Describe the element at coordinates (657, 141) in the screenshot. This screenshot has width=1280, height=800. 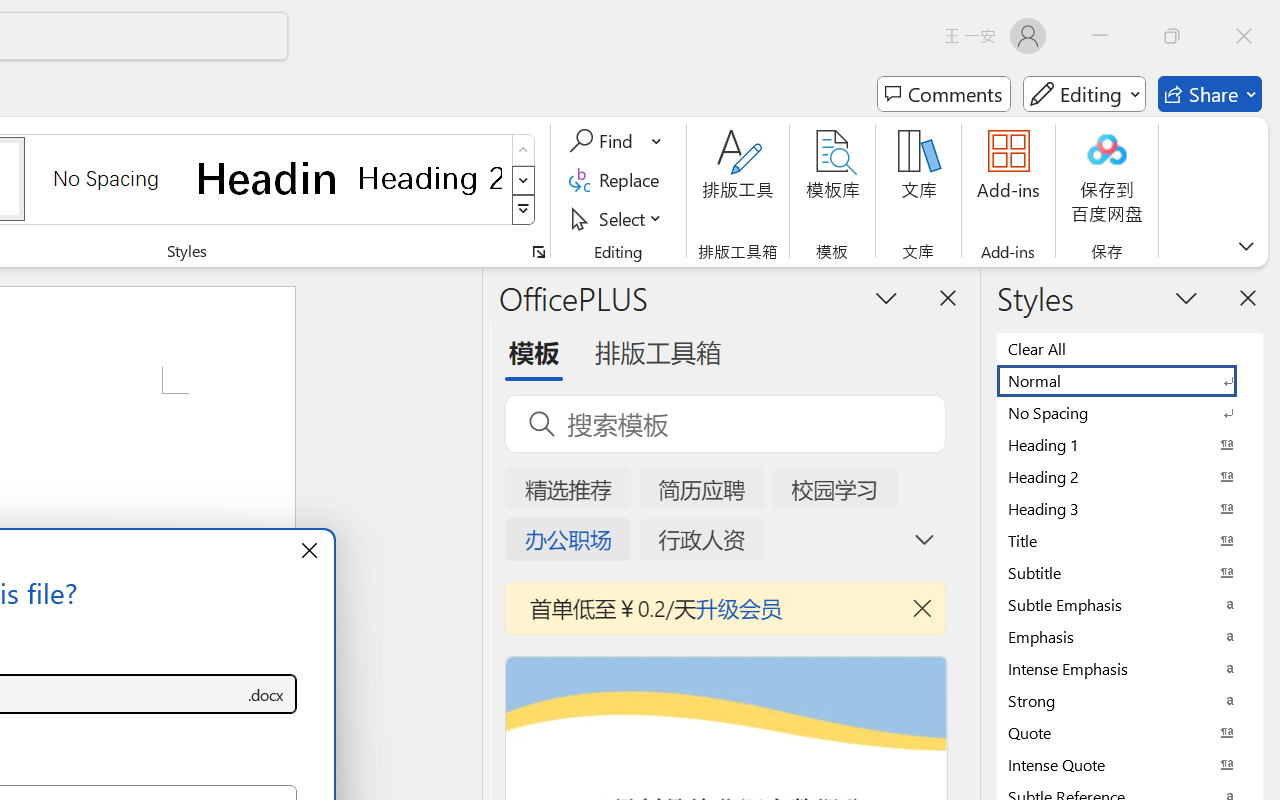
I see `'More Options'` at that location.